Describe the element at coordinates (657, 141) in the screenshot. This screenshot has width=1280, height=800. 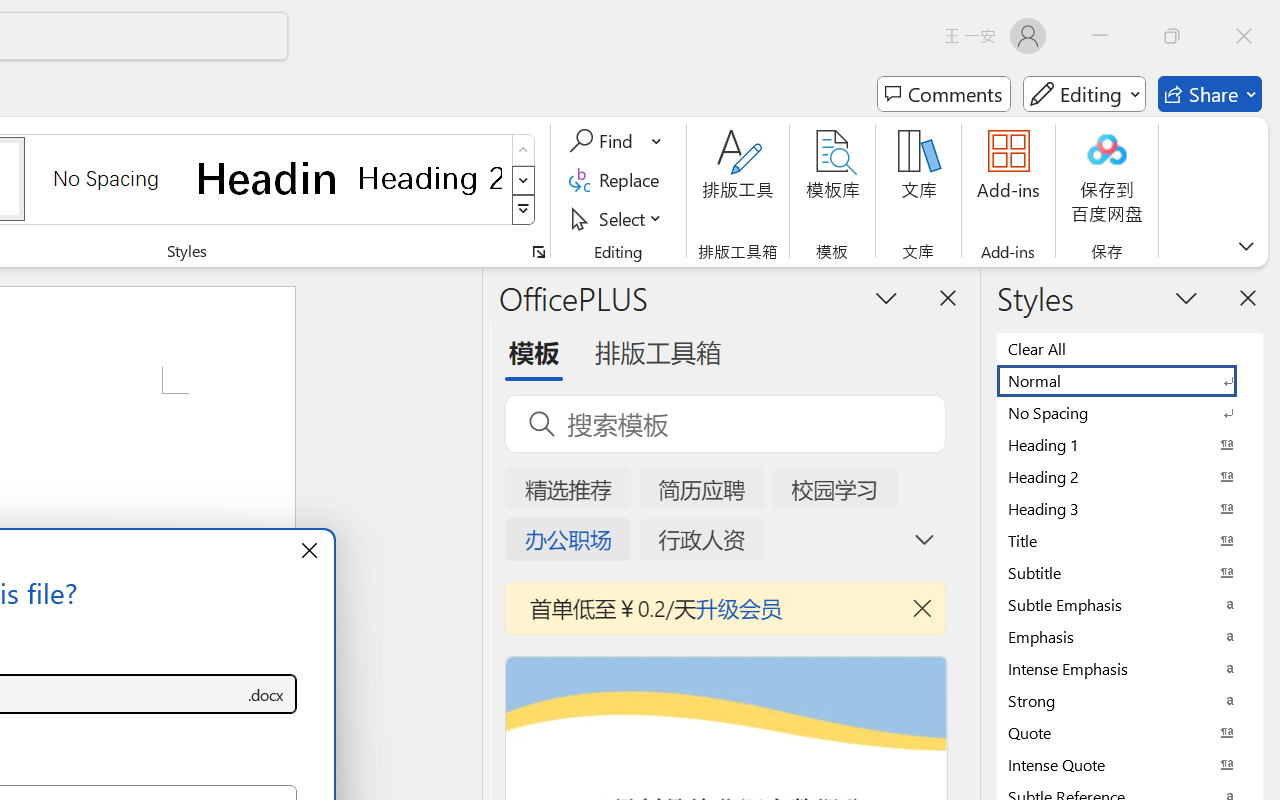
I see `'More Options'` at that location.